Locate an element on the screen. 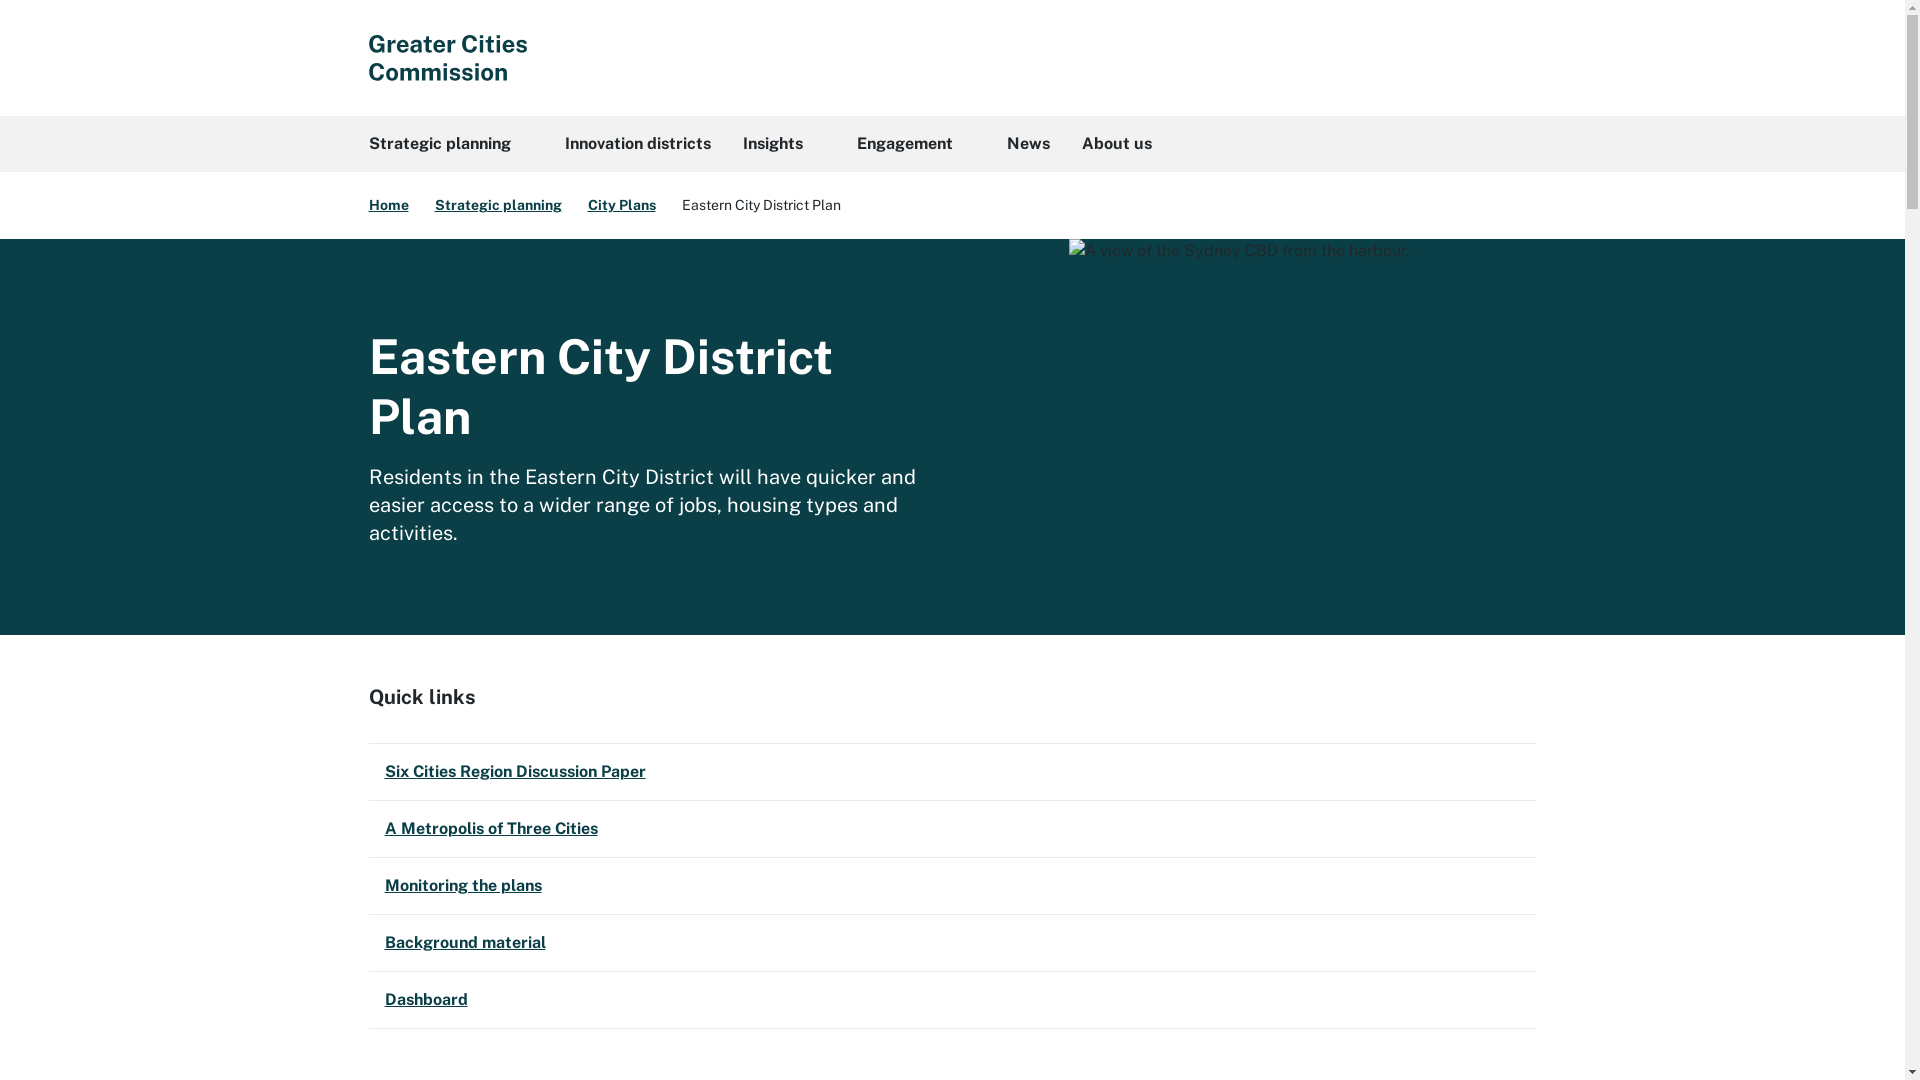 The image size is (1920, 1080). 'City Plans' is located at coordinates (621, 204).